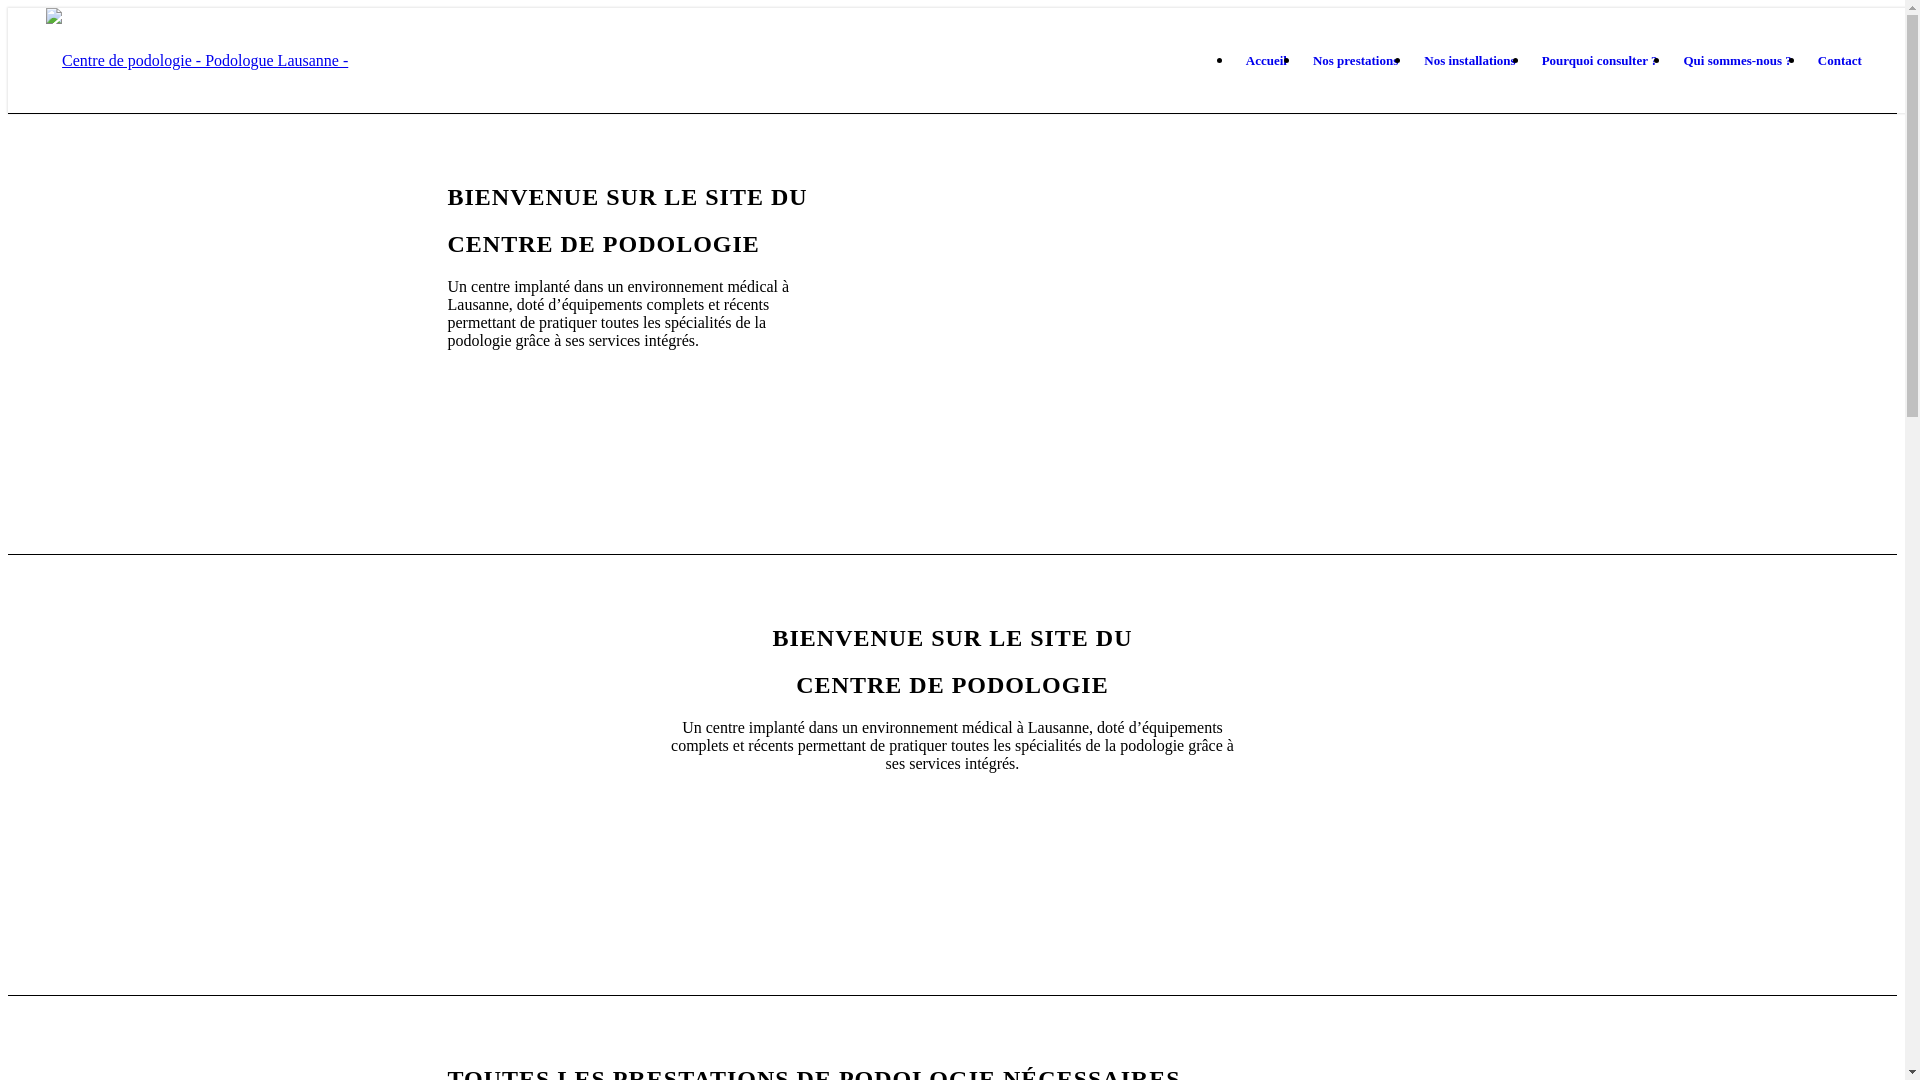  Describe the element at coordinates (1469, 59) in the screenshot. I see `'Nos installations'` at that location.